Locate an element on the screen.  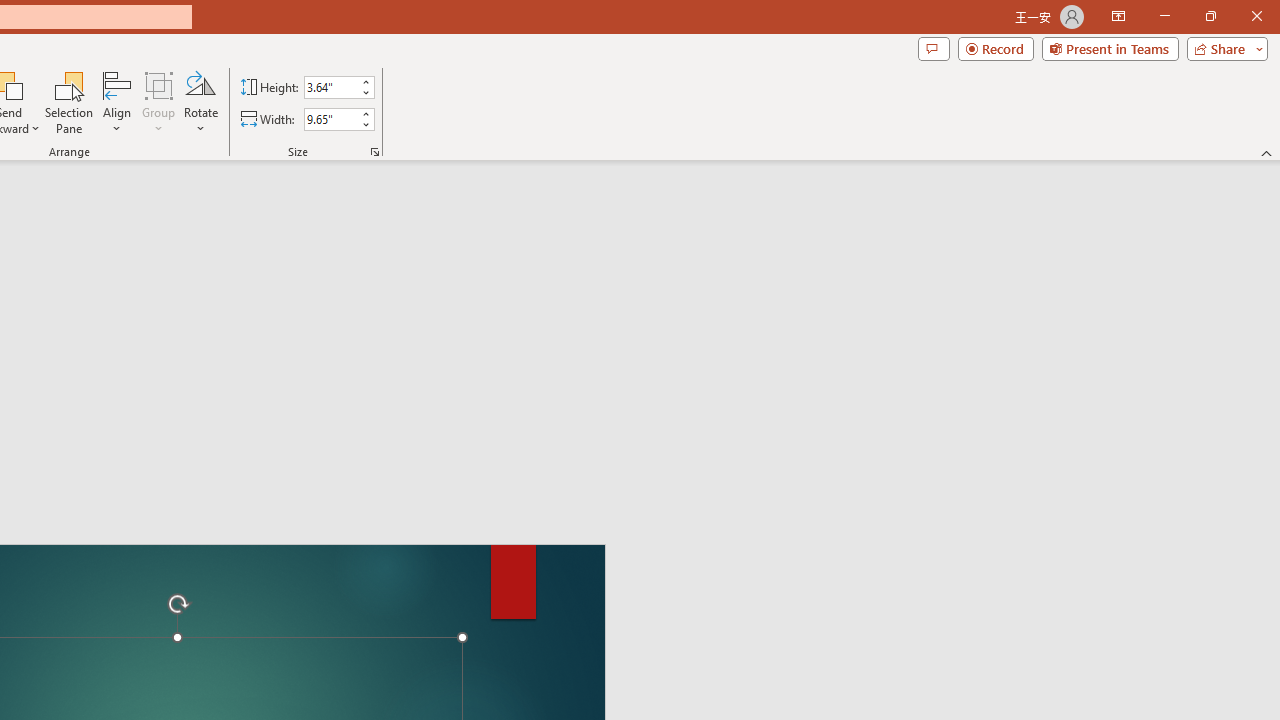
'Rotate' is located at coordinates (200, 103).